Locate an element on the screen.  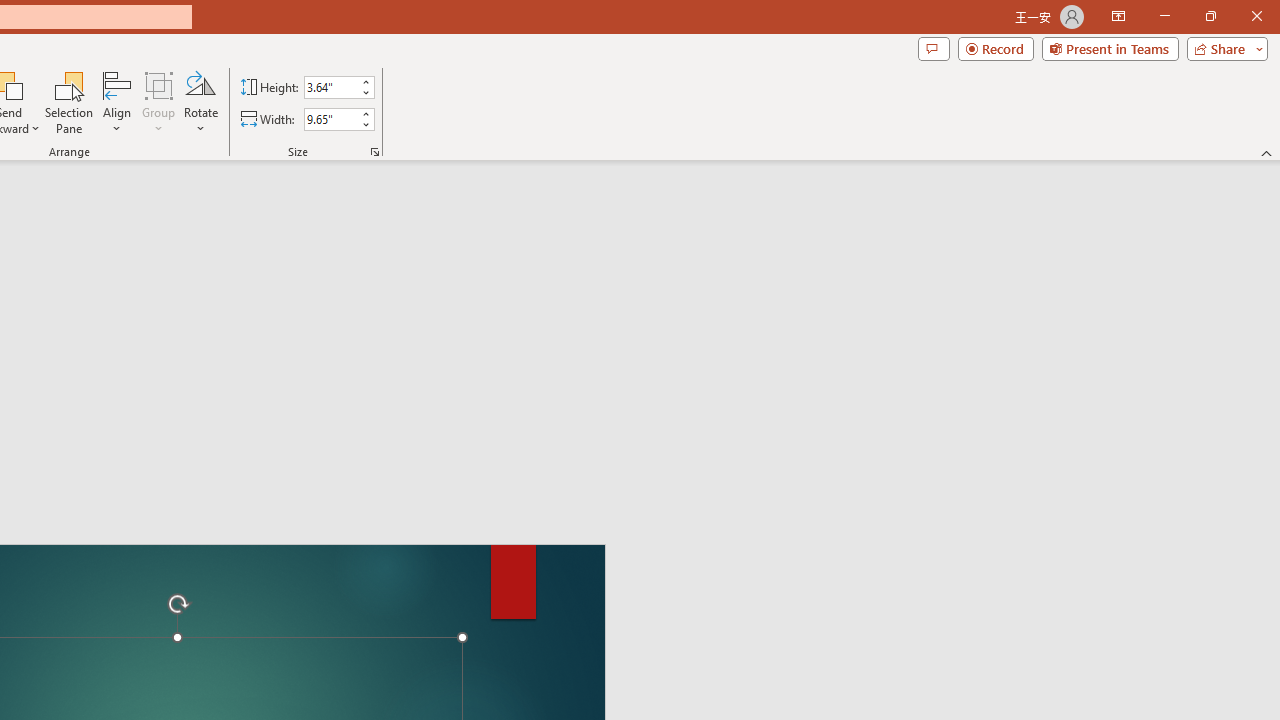
'Rotate' is located at coordinates (200, 103).